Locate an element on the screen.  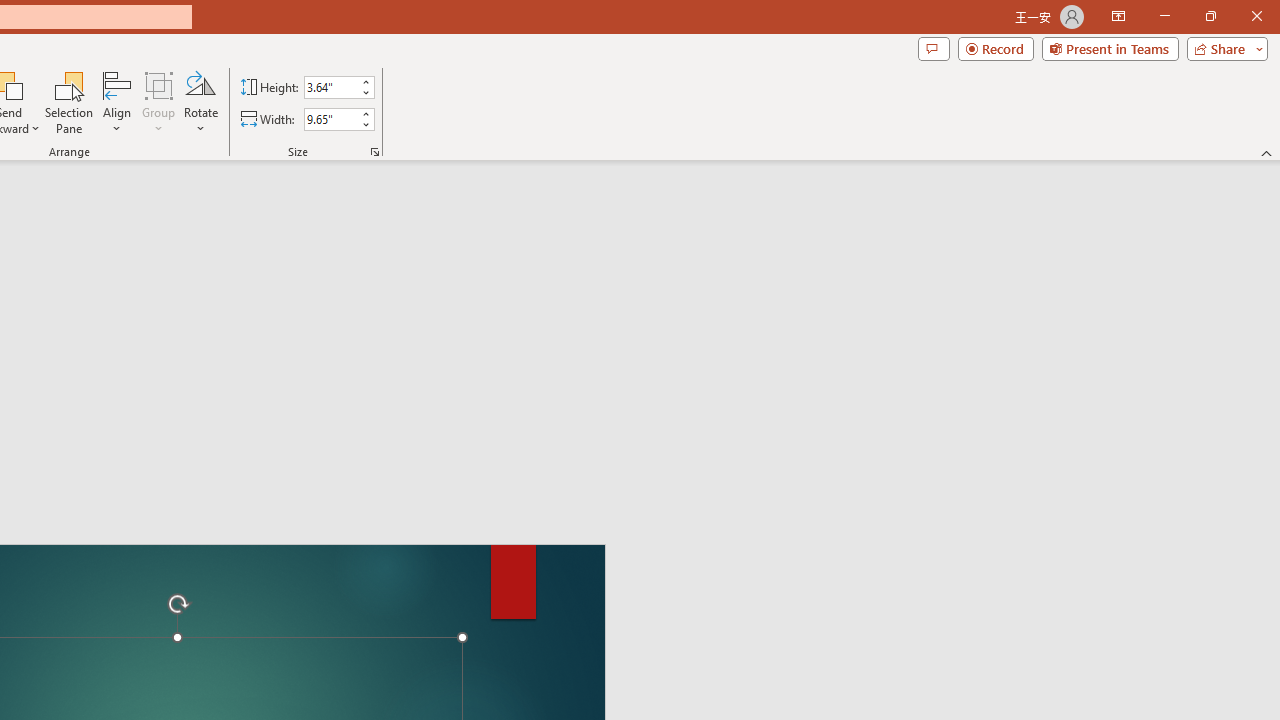
'Rotate' is located at coordinates (200, 103).